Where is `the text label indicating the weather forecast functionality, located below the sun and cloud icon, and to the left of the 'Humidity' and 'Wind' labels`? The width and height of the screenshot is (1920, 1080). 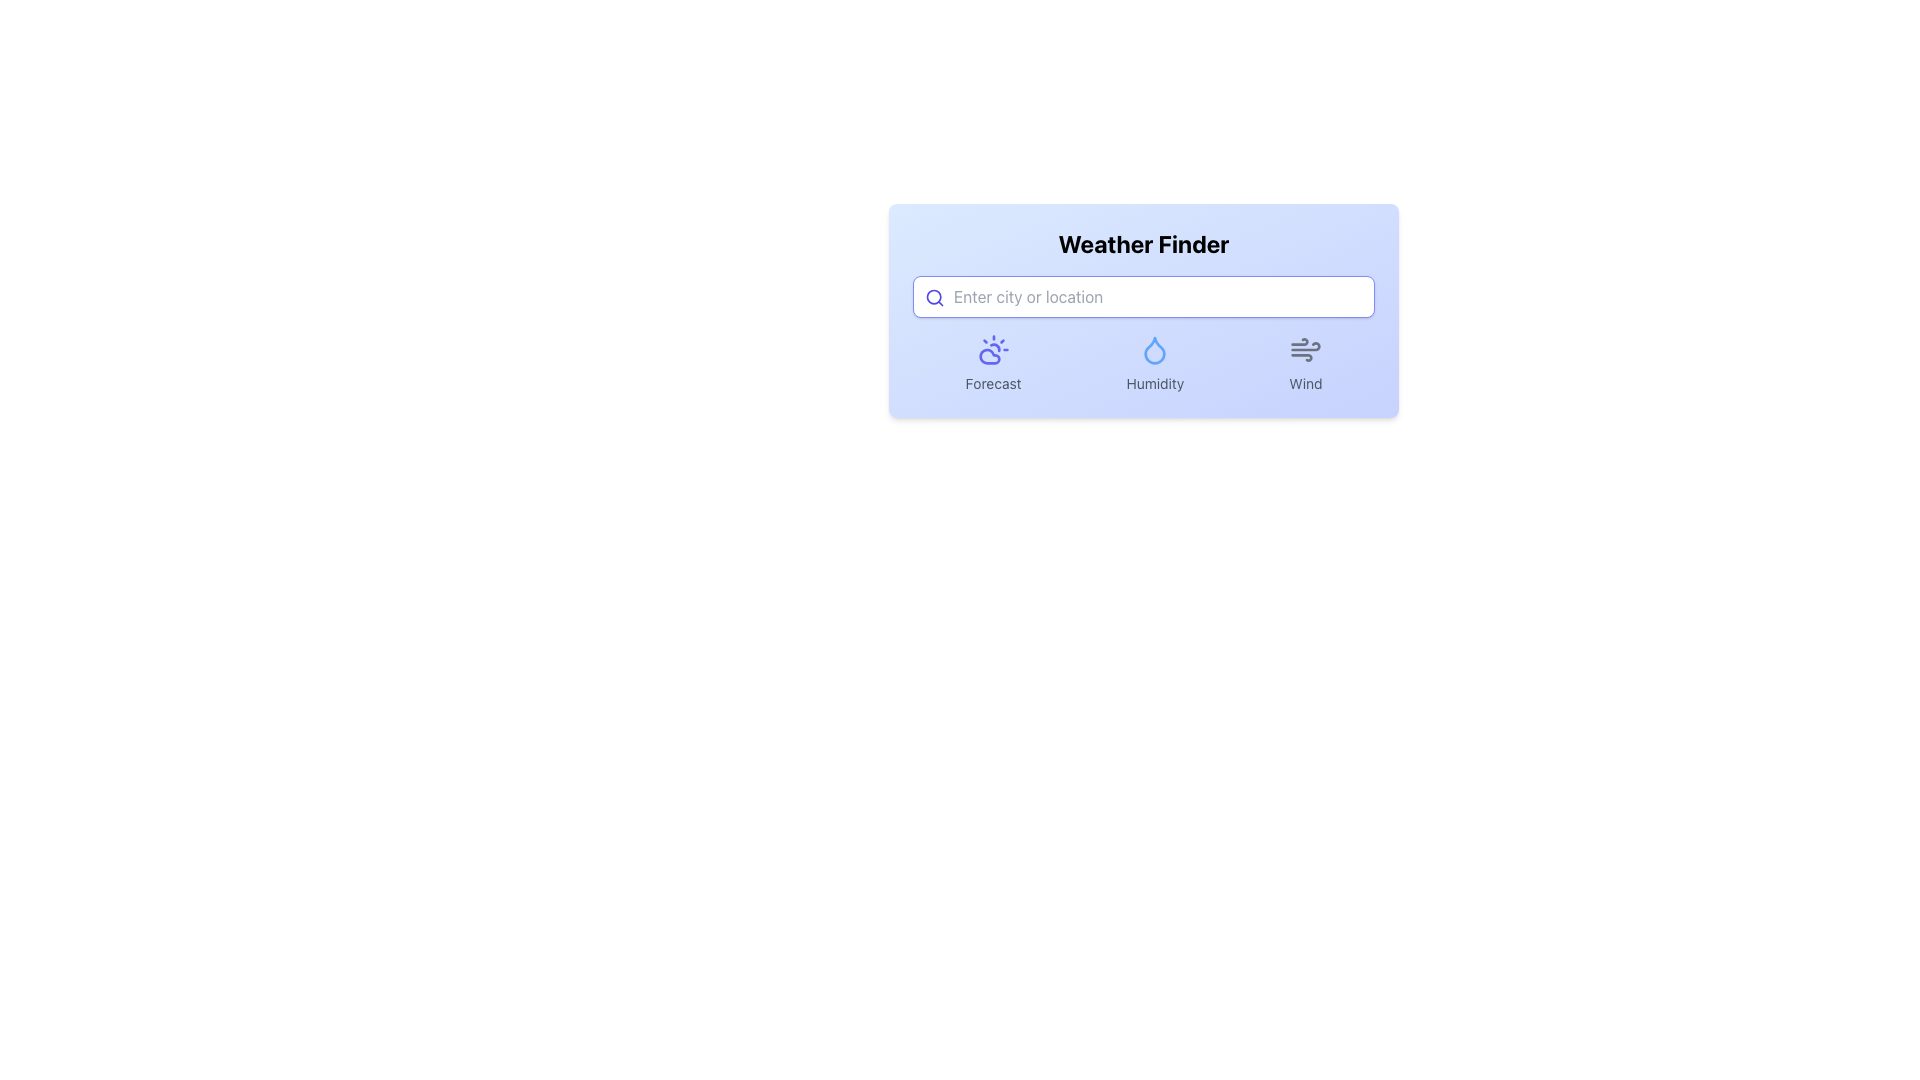
the text label indicating the weather forecast functionality, located below the sun and cloud icon, and to the left of the 'Humidity' and 'Wind' labels is located at coordinates (993, 384).